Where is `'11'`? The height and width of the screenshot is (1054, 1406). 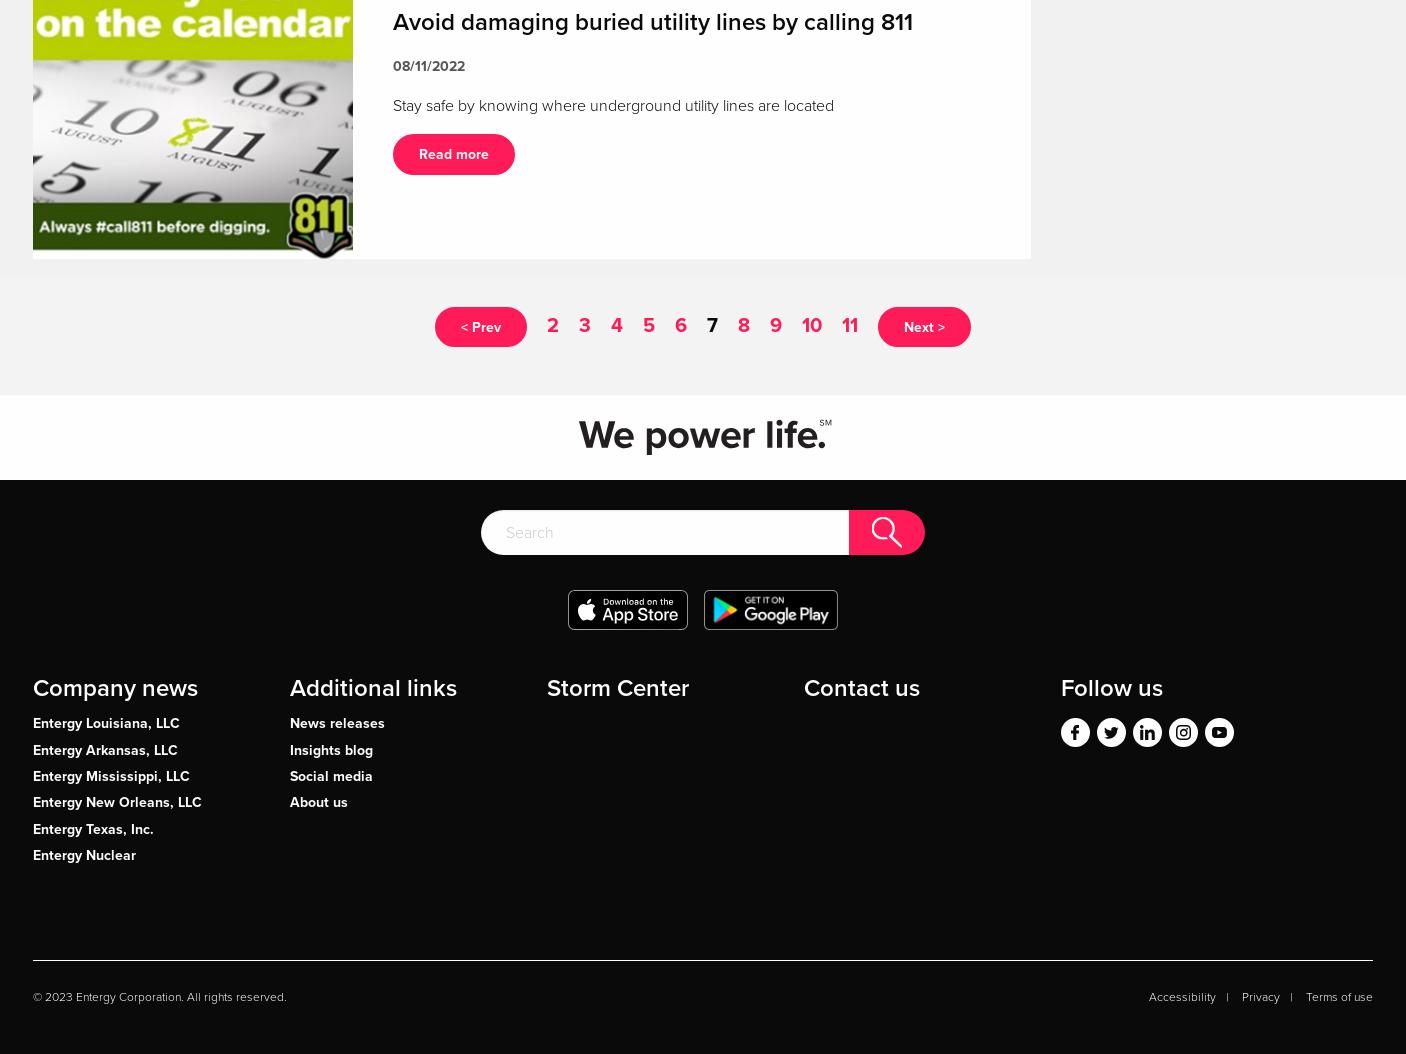 '11' is located at coordinates (850, 323).